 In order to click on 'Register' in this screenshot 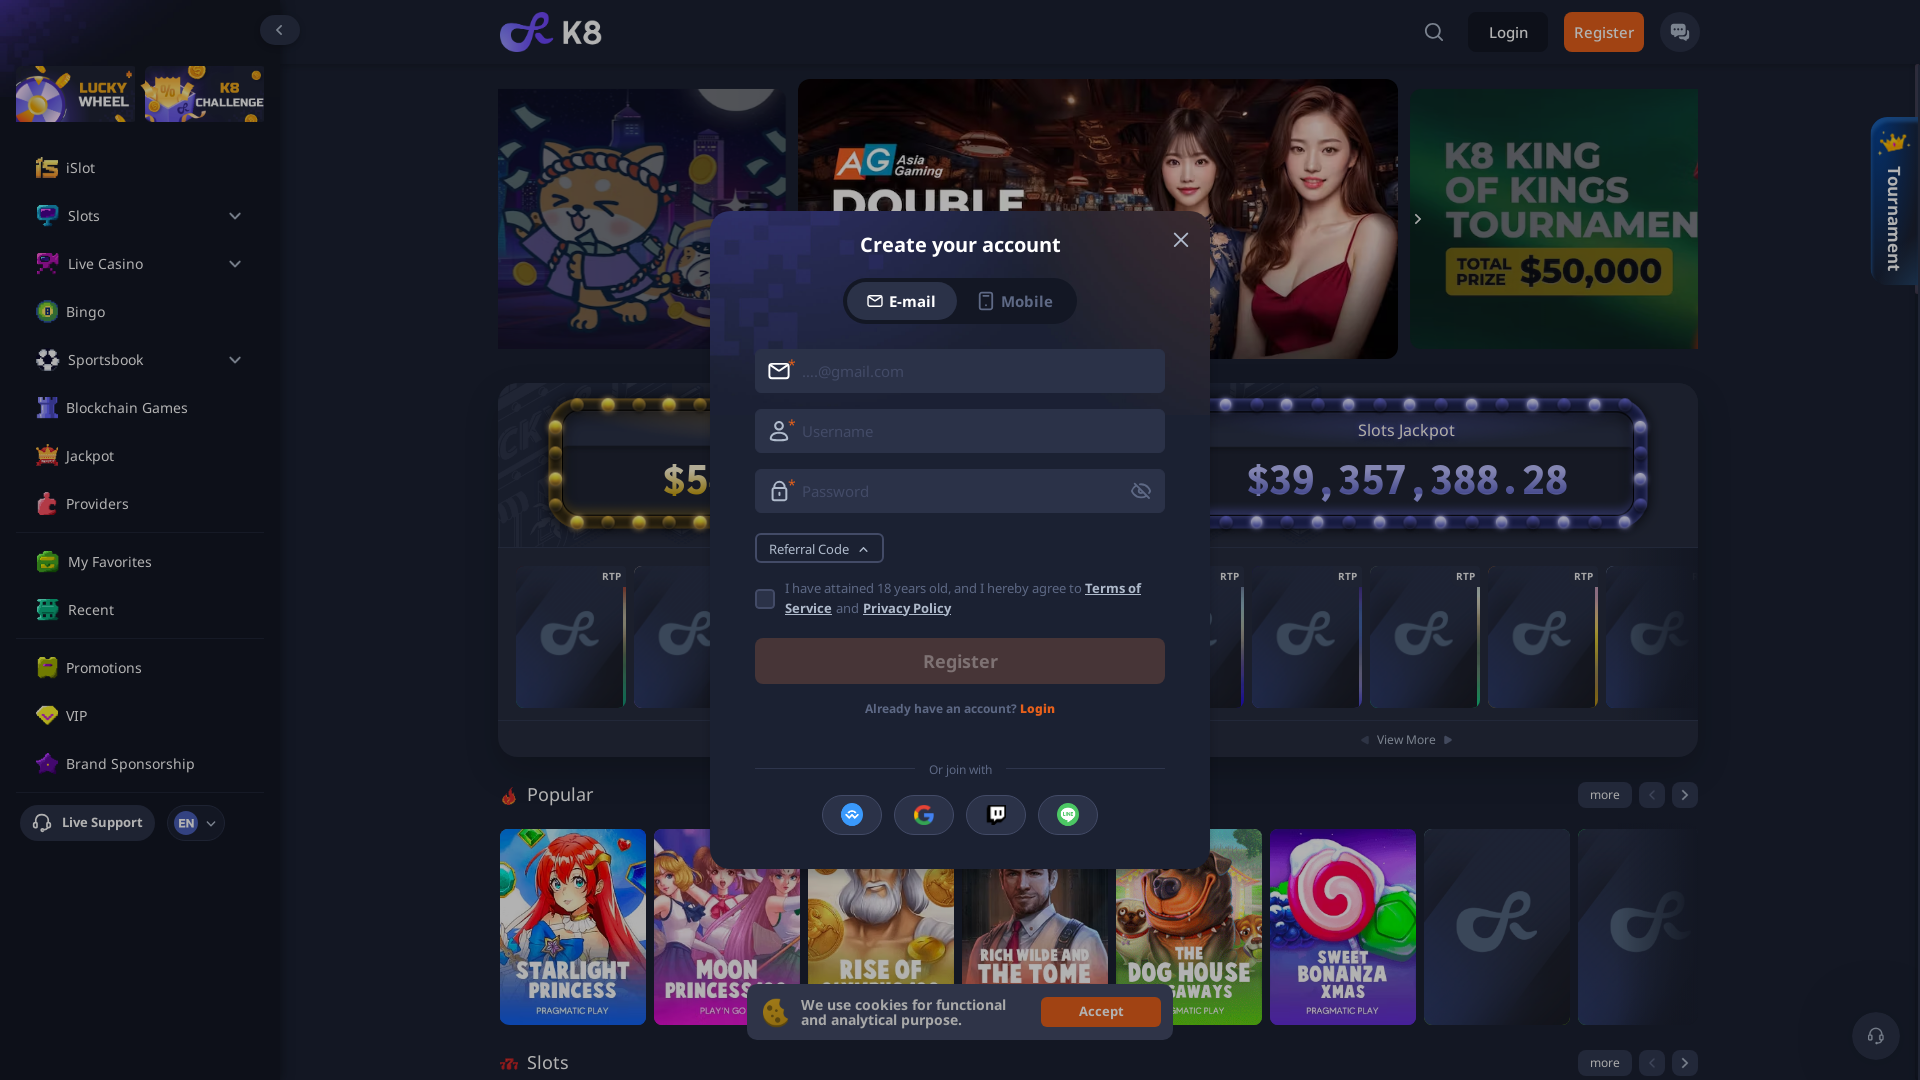, I will do `click(1603, 31)`.